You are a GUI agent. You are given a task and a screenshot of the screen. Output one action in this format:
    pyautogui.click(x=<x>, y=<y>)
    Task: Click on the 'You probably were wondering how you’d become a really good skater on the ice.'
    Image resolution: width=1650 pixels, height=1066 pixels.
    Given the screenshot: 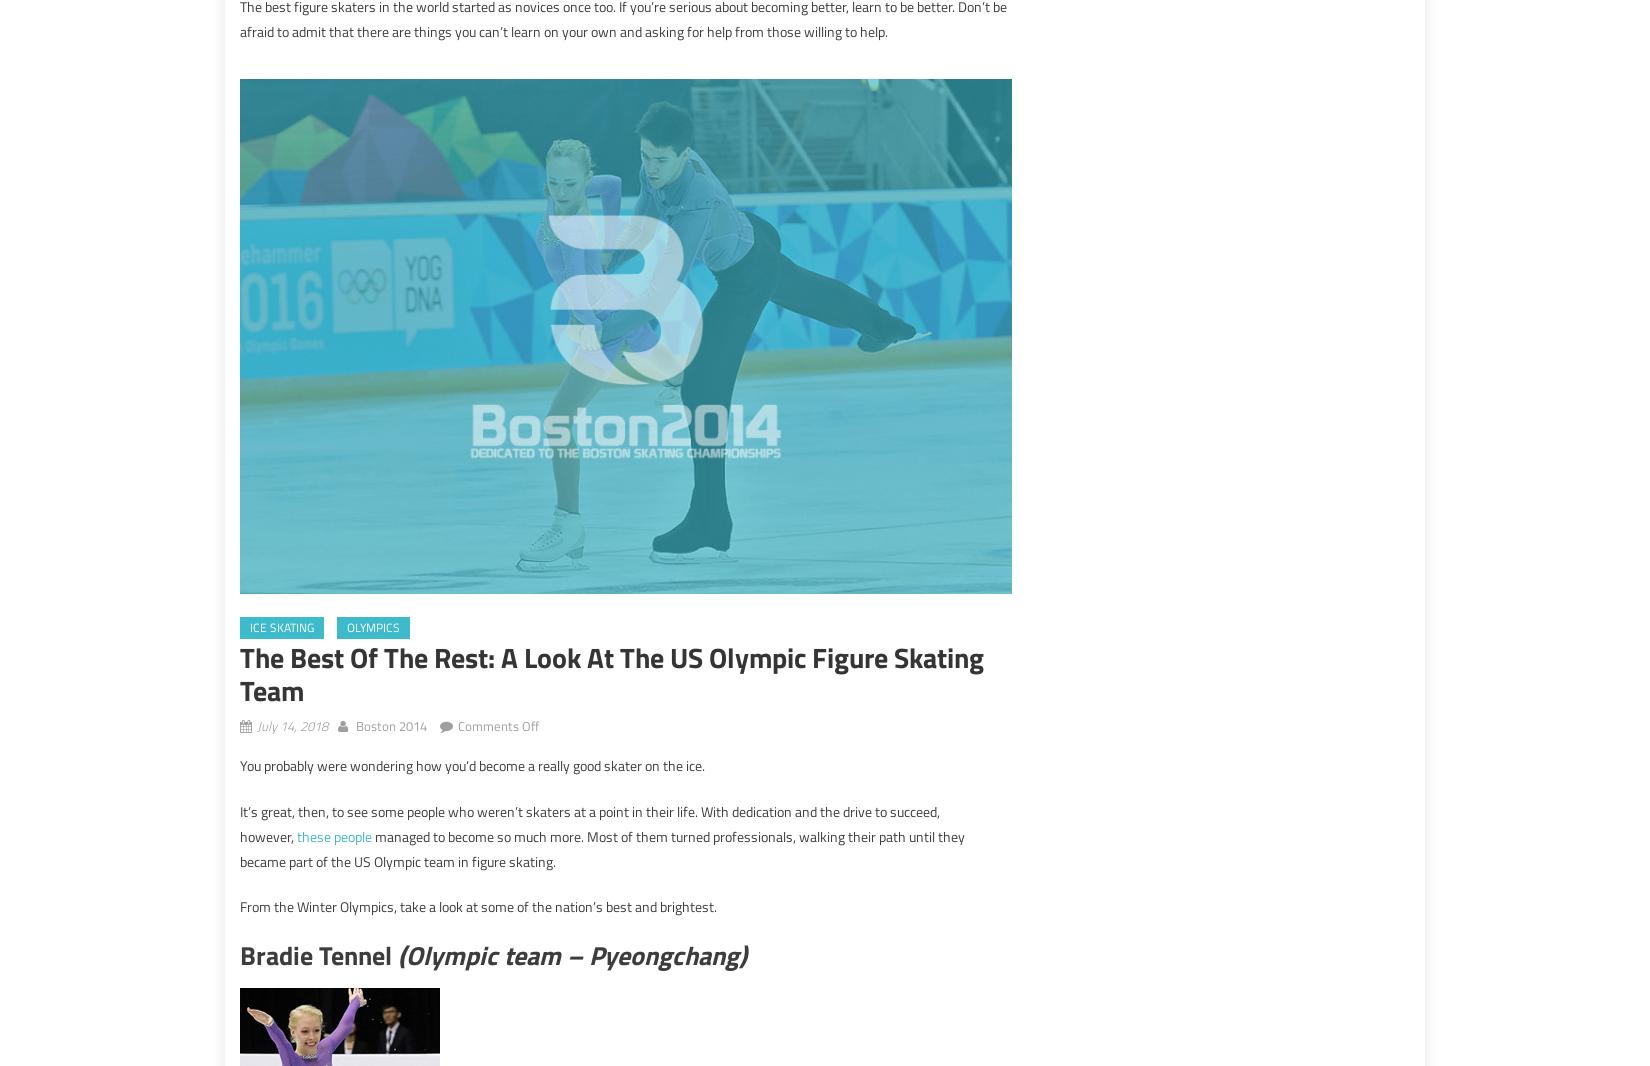 What is the action you would take?
    pyautogui.click(x=471, y=764)
    